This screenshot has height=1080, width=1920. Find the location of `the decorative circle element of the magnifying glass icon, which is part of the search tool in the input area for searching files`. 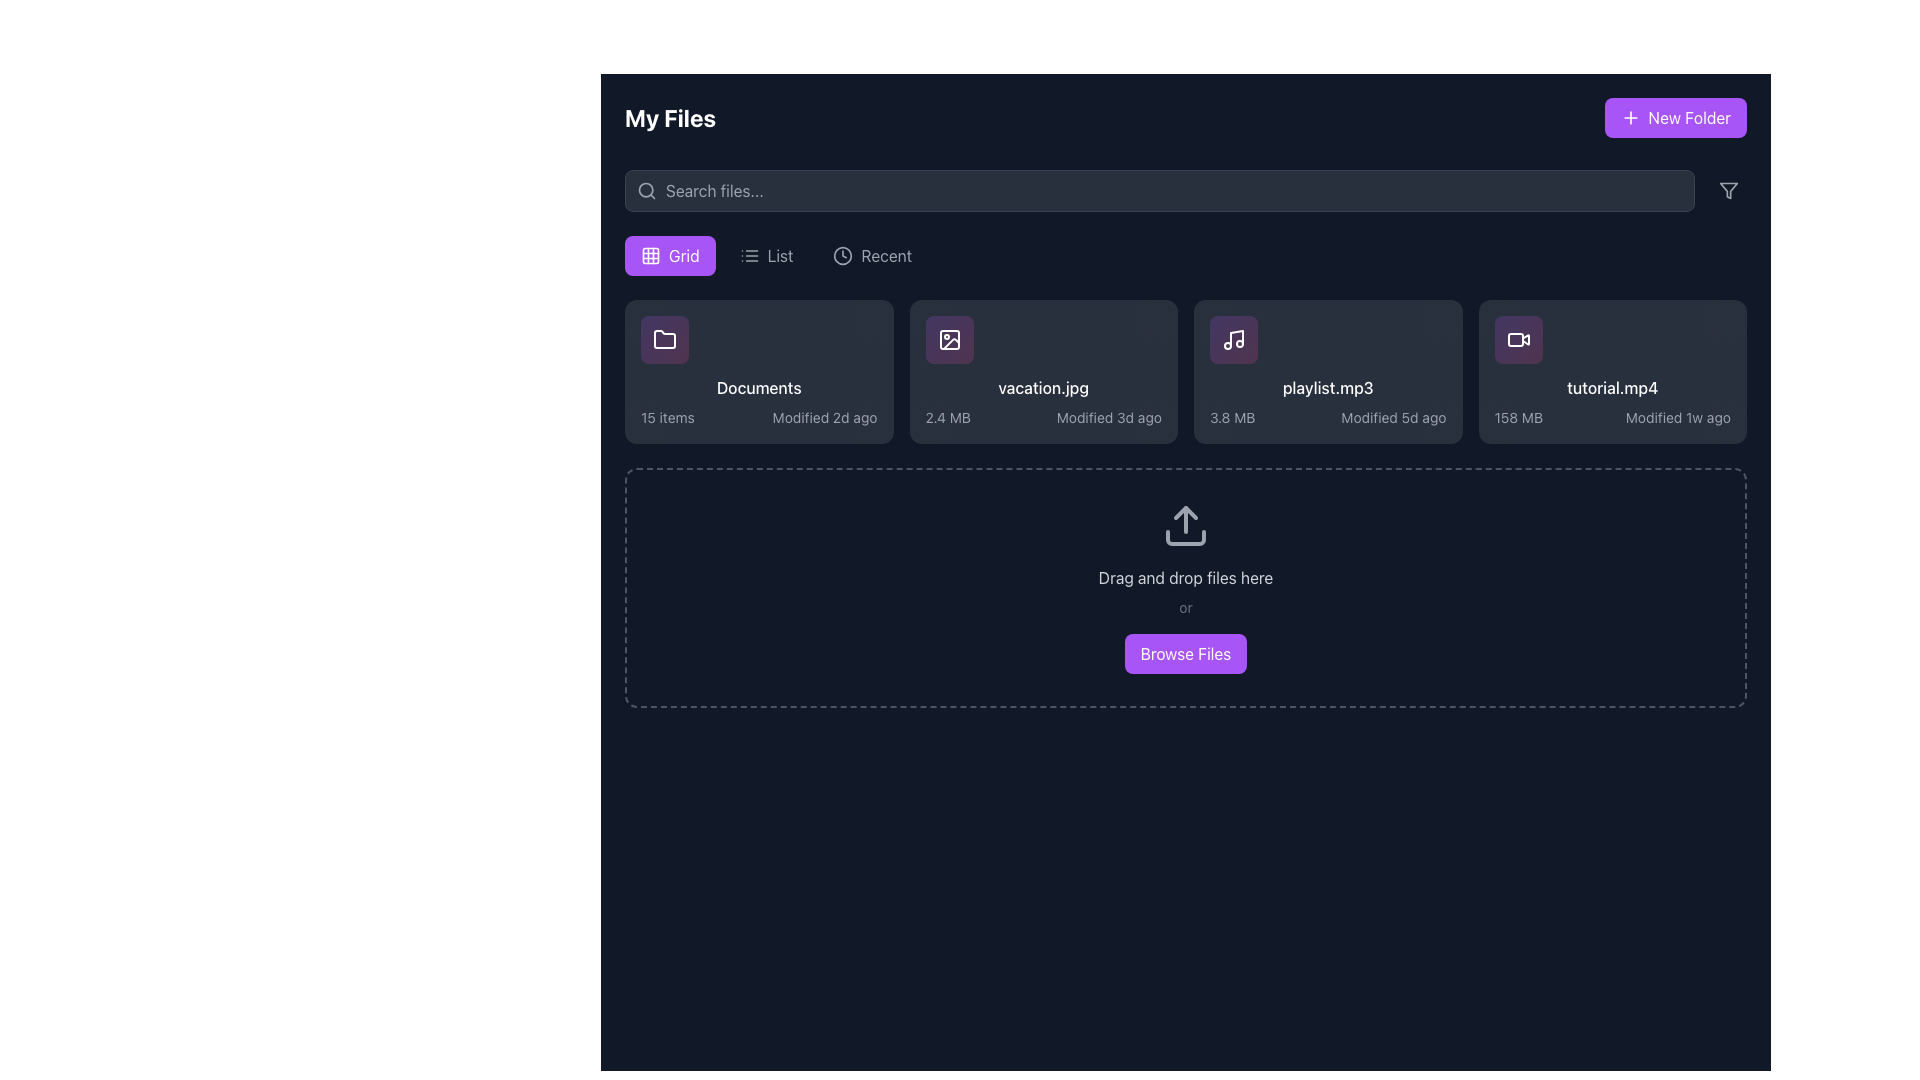

the decorative circle element of the magnifying glass icon, which is part of the search tool in the input area for searching files is located at coordinates (646, 190).